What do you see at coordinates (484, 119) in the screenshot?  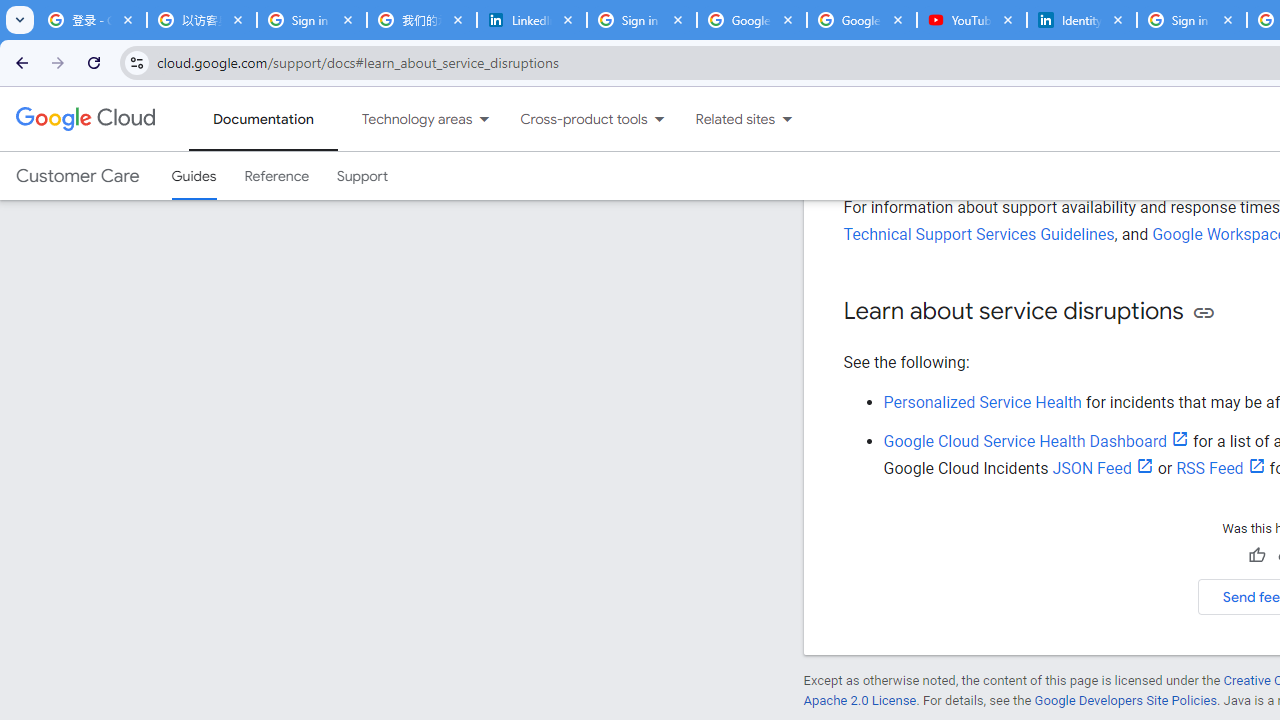 I see `'Dropdown menu for Technology areas'` at bounding box center [484, 119].